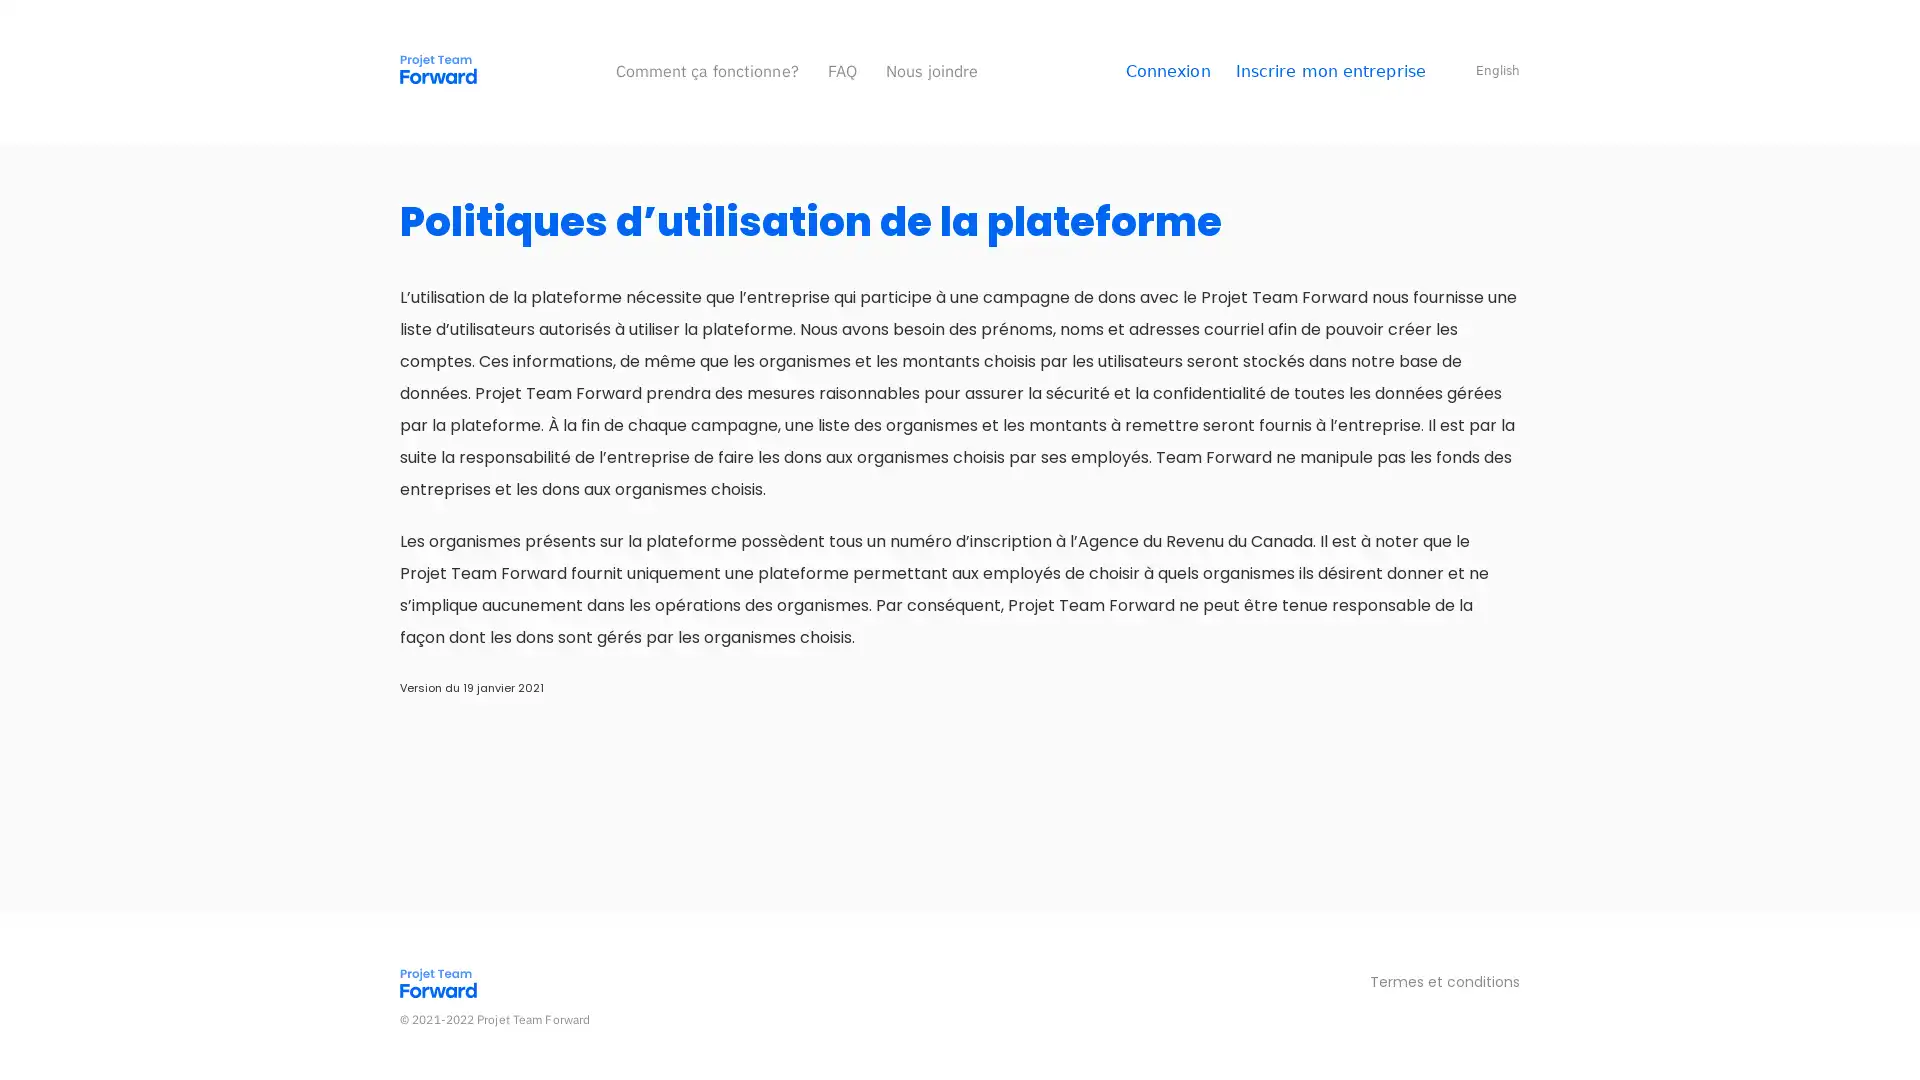  I want to click on Comment ca fonctionne?, so click(718, 69).